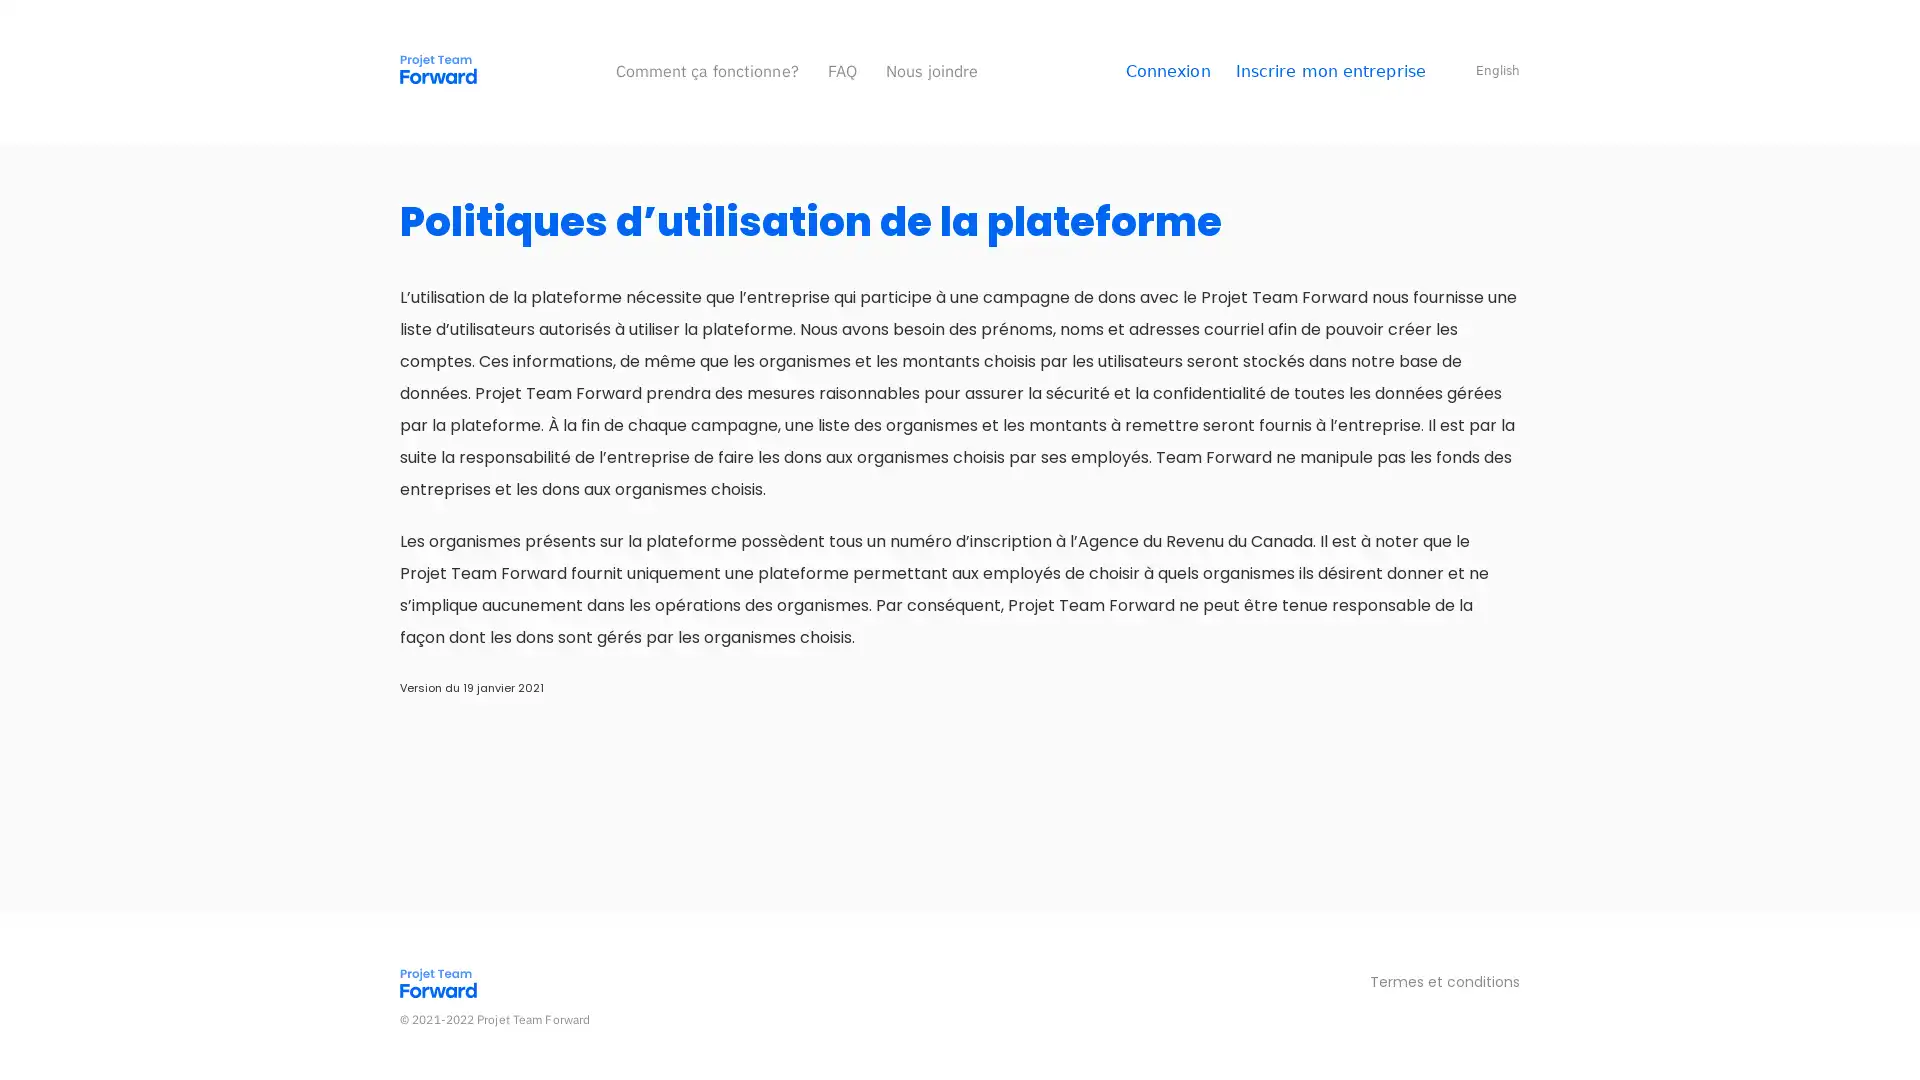  I want to click on Comment ca fonctionne?, so click(718, 69).